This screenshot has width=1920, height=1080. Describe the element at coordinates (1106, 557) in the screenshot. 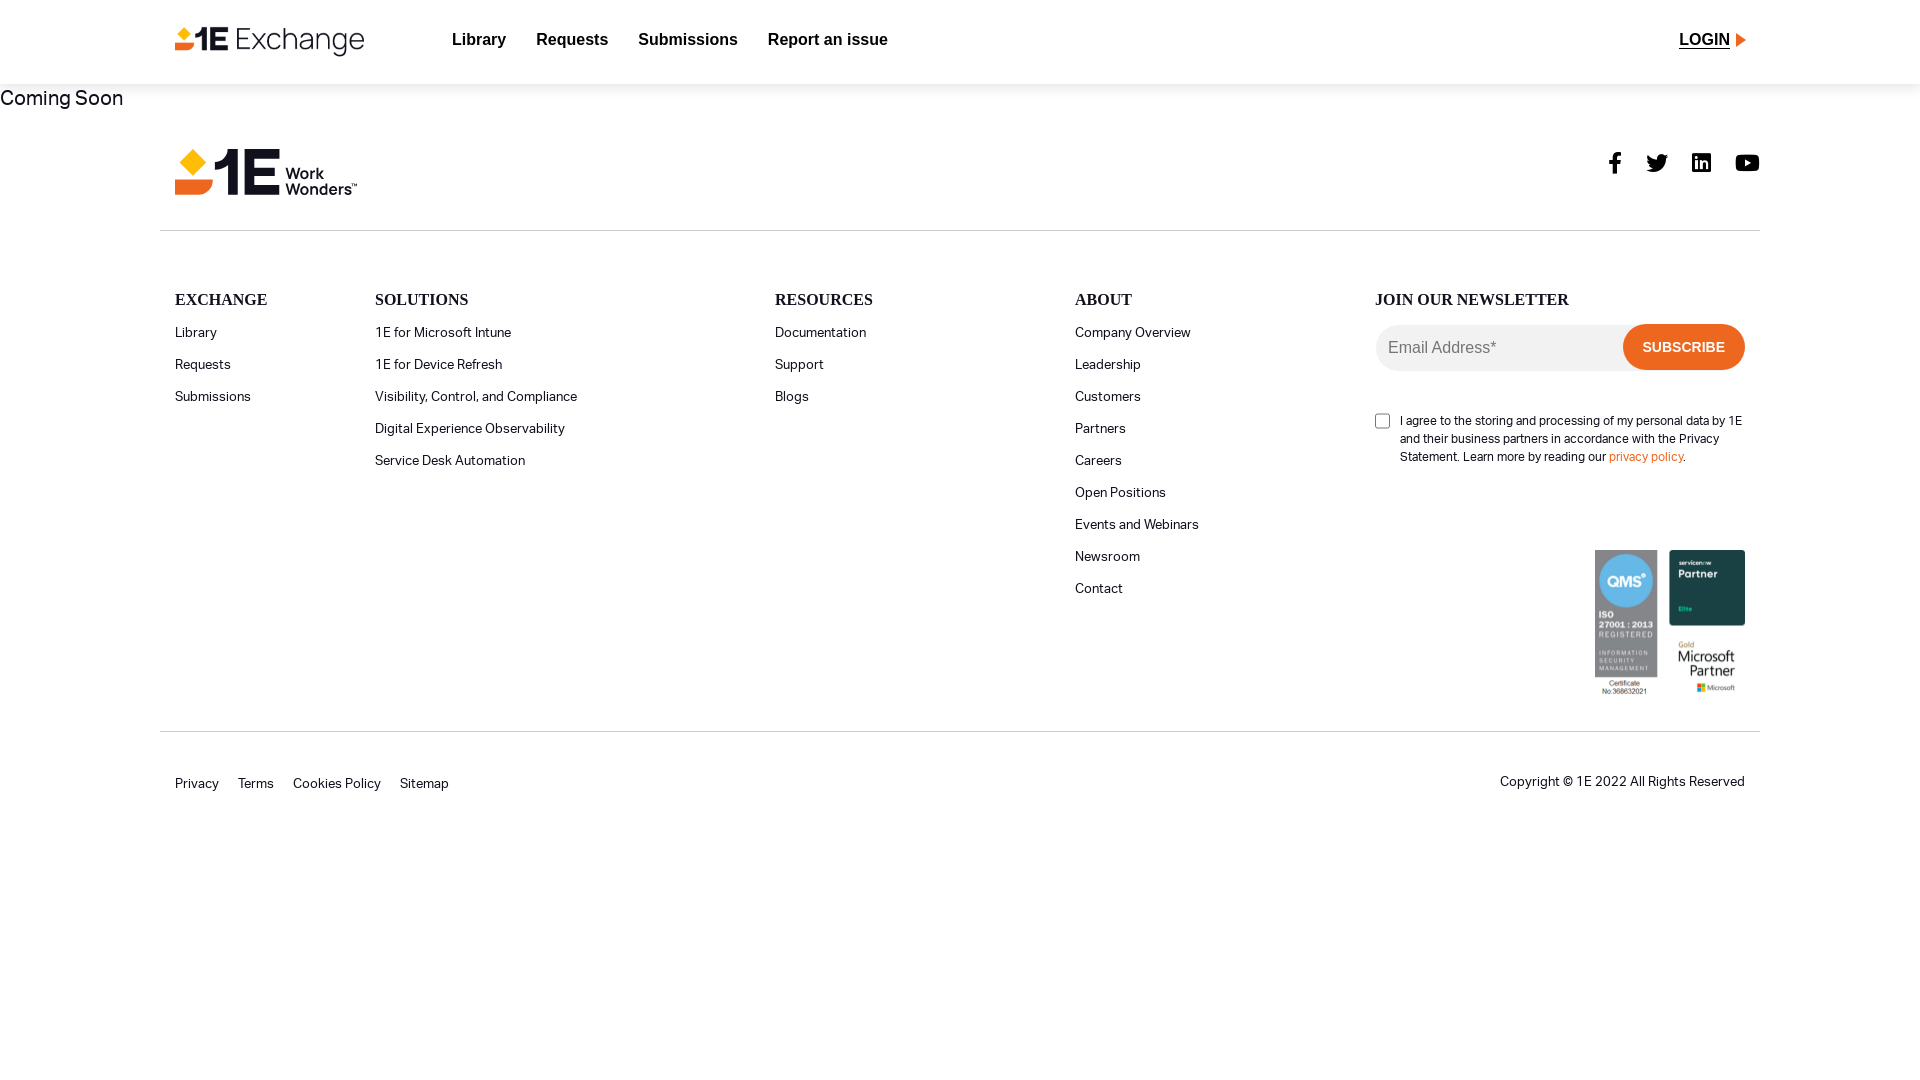

I see `'Newsroom'` at that location.